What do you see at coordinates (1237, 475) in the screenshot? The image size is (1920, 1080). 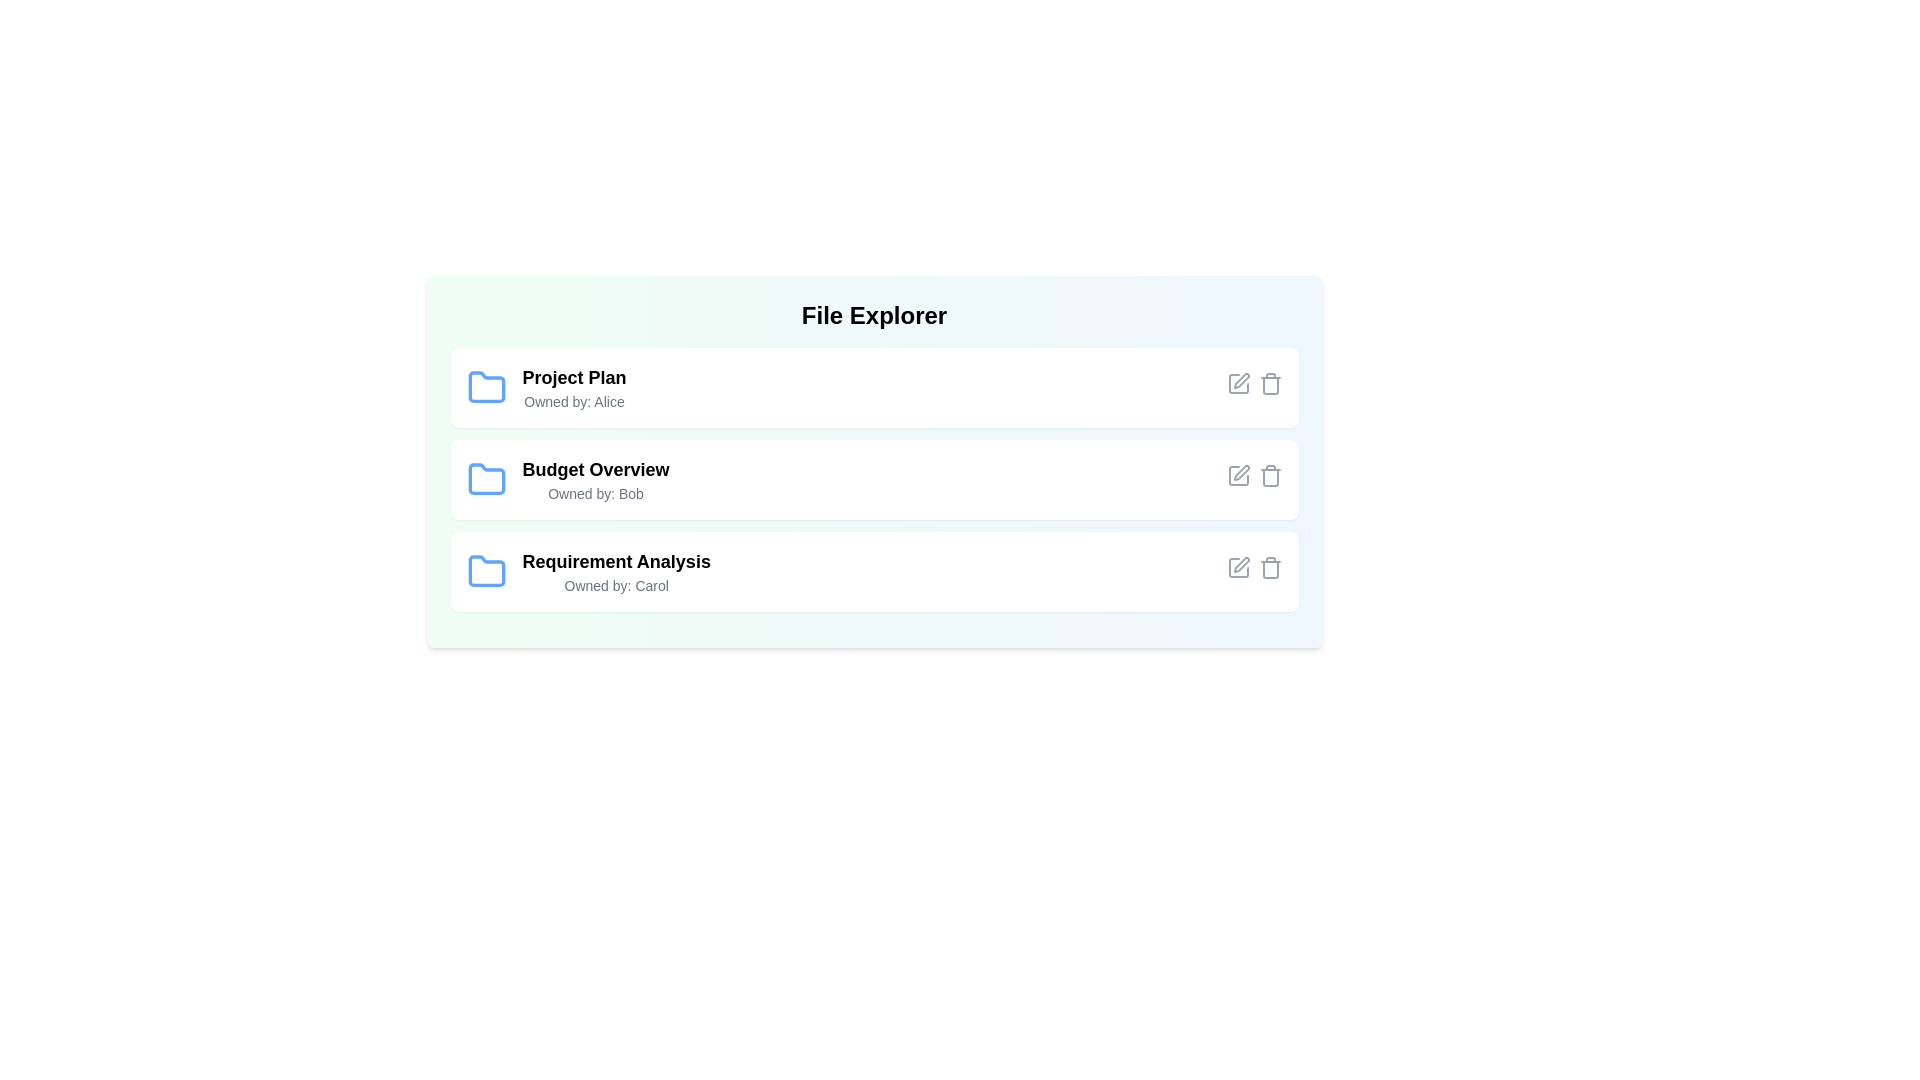 I see `the edit icon for the file Budget Overview` at bounding box center [1237, 475].